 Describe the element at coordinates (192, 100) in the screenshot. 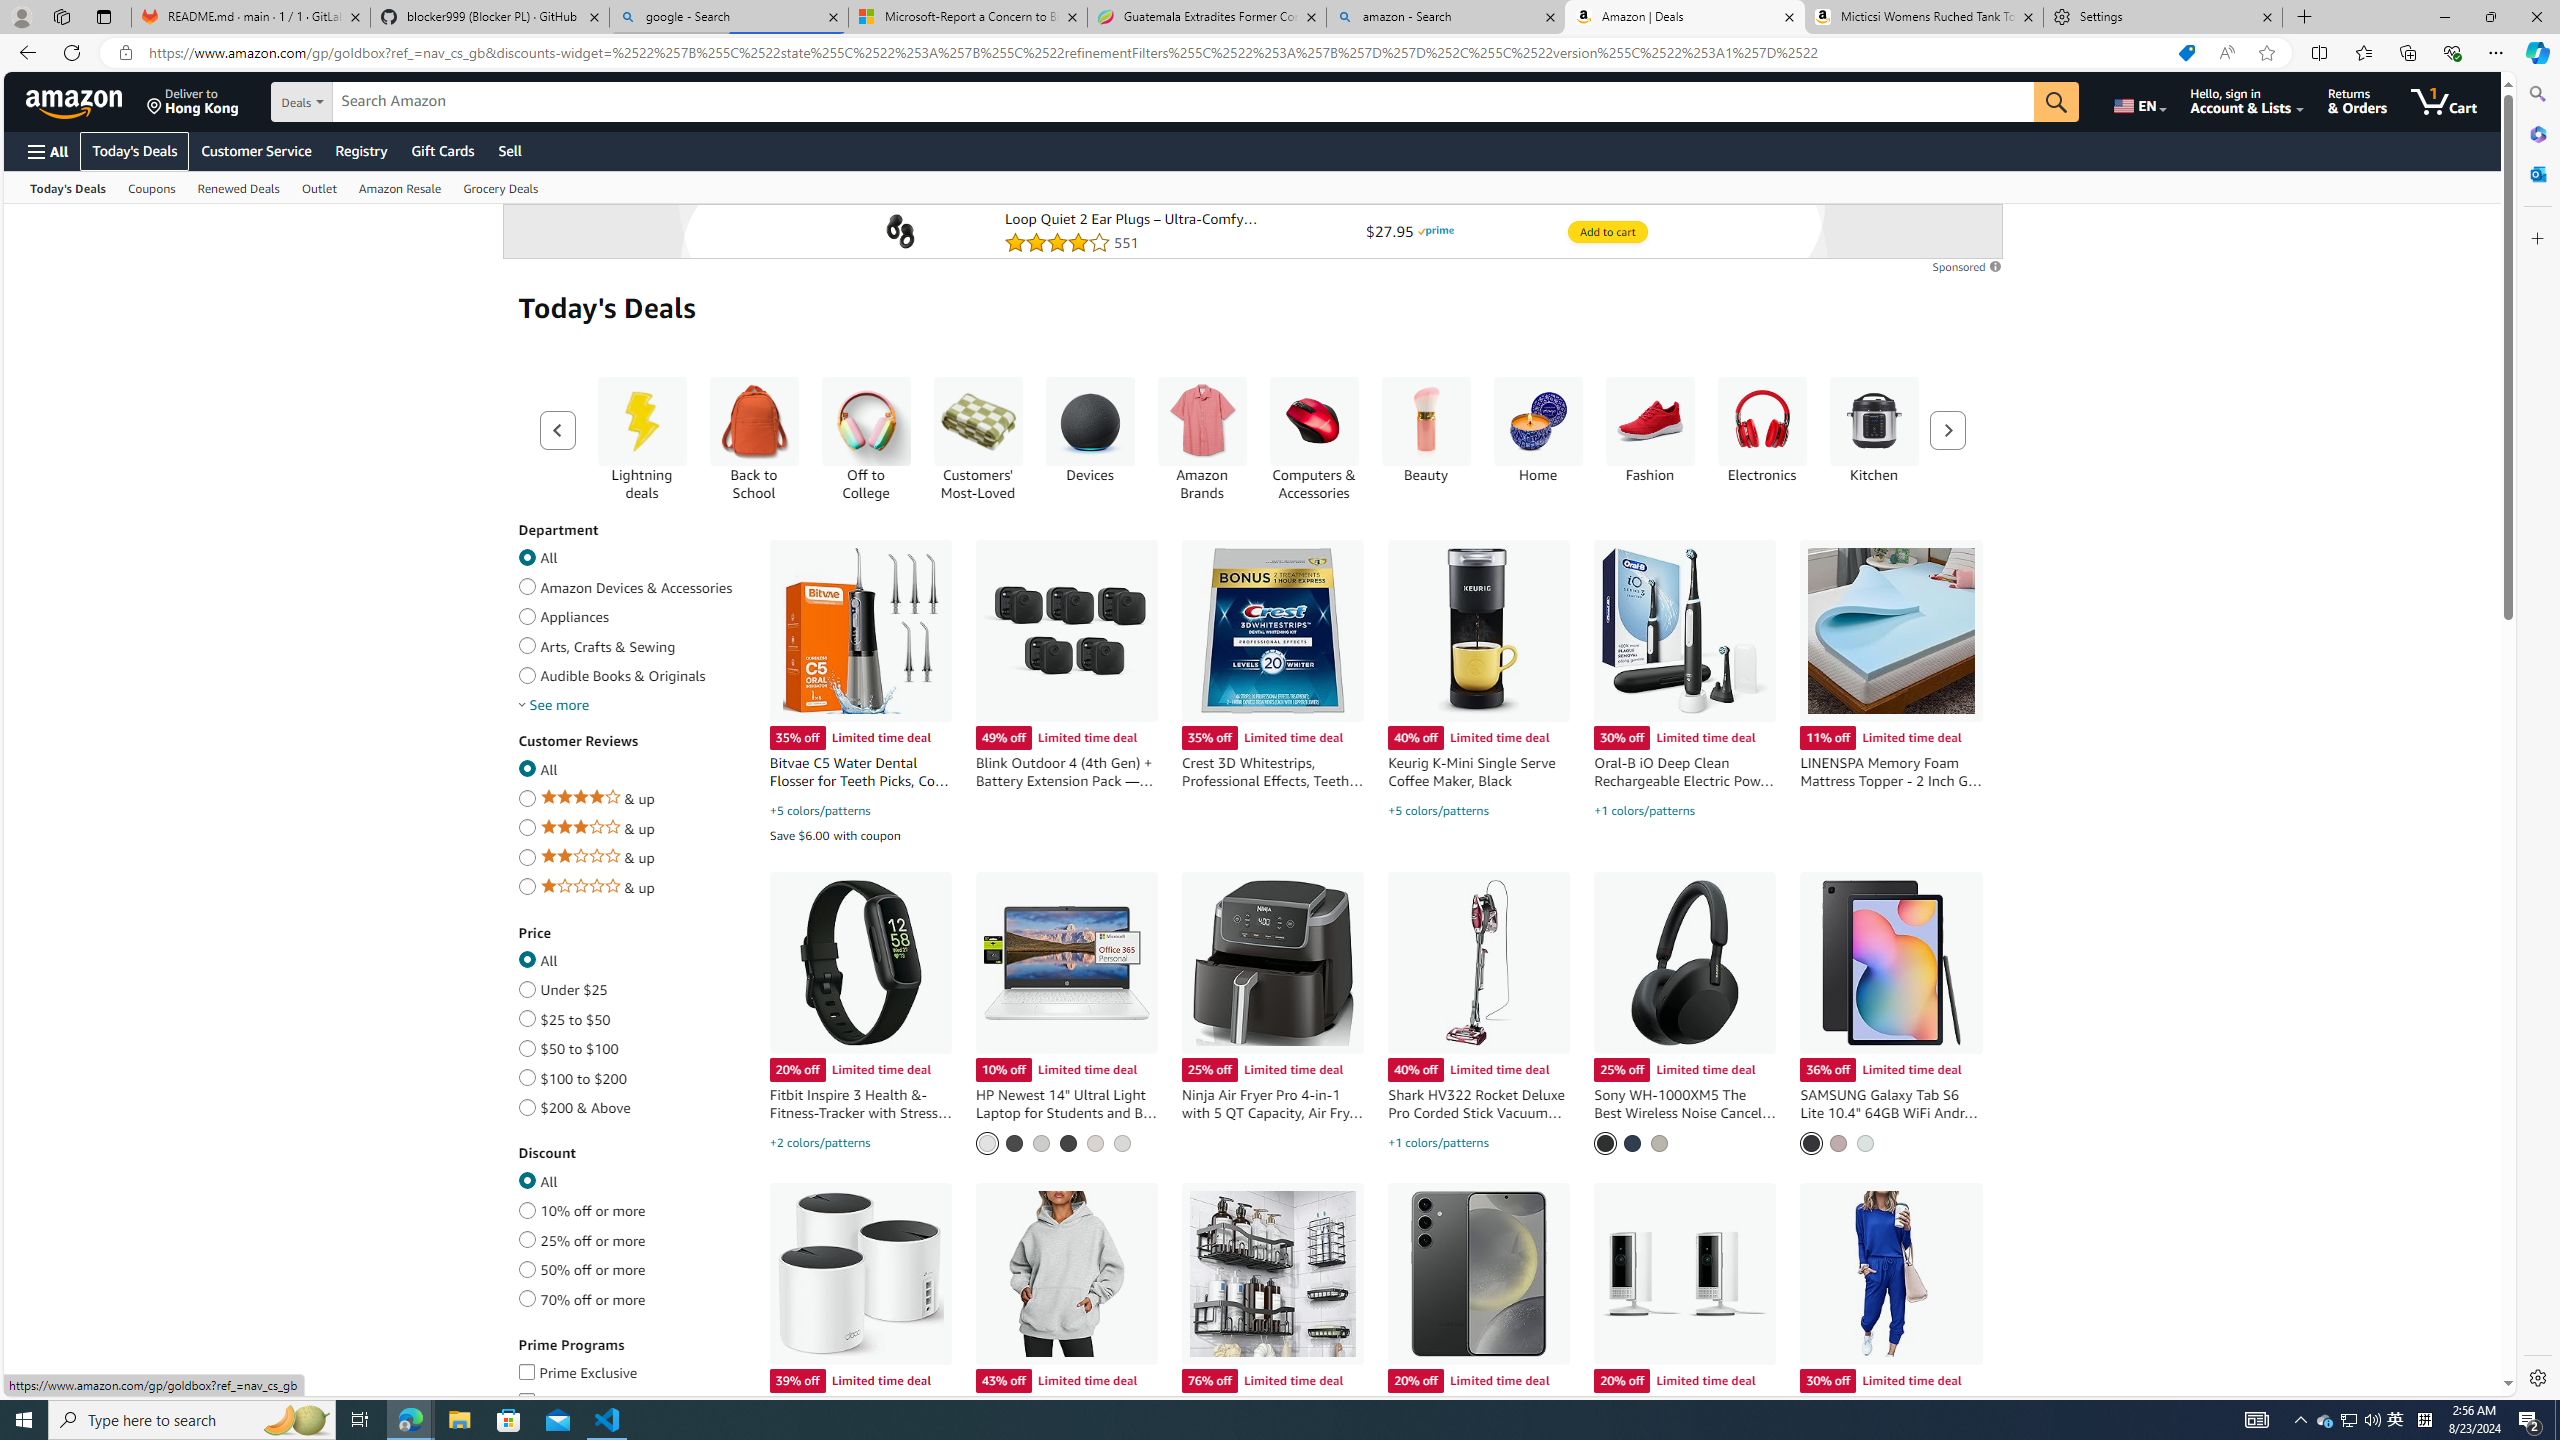

I see `'Deliver to Hong Kong'` at that location.